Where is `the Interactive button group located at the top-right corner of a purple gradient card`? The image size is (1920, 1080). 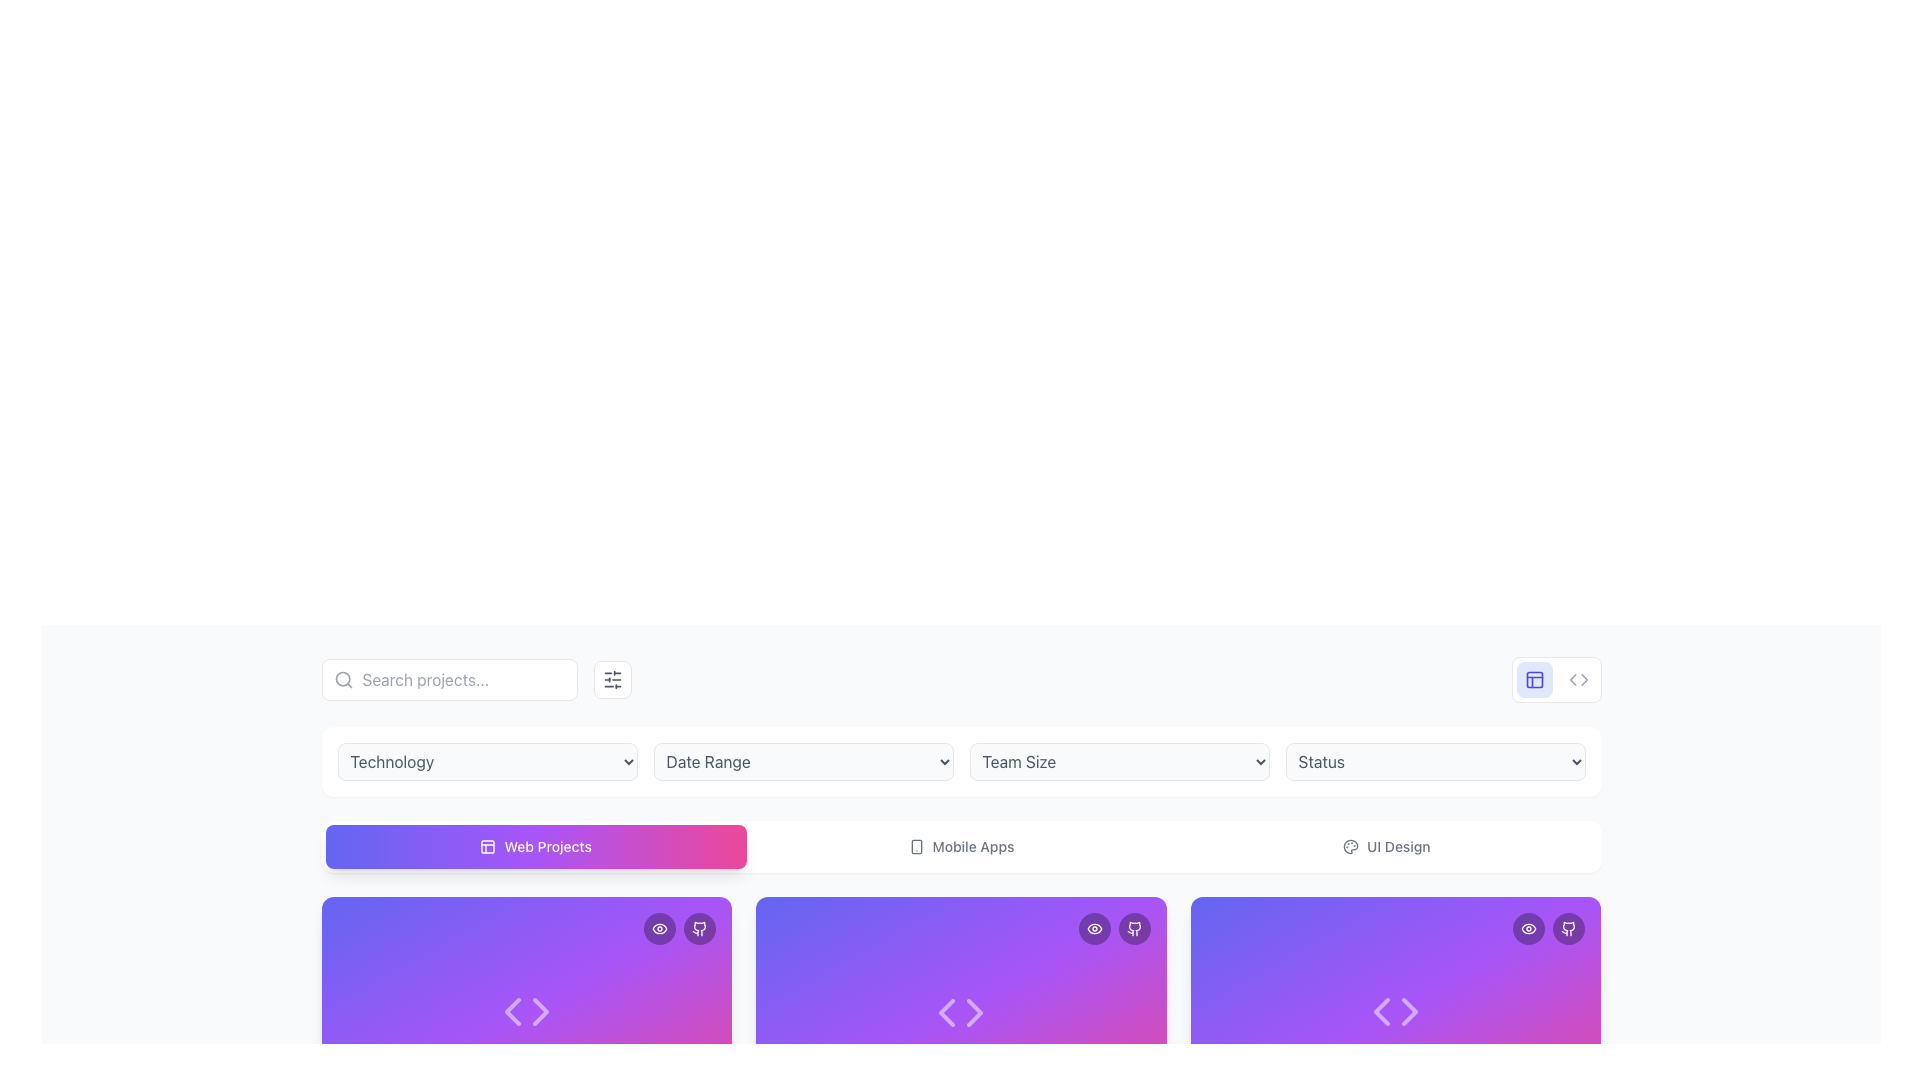 the Interactive button group located at the top-right corner of a purple gradient card is located at coordinates (680, 929).